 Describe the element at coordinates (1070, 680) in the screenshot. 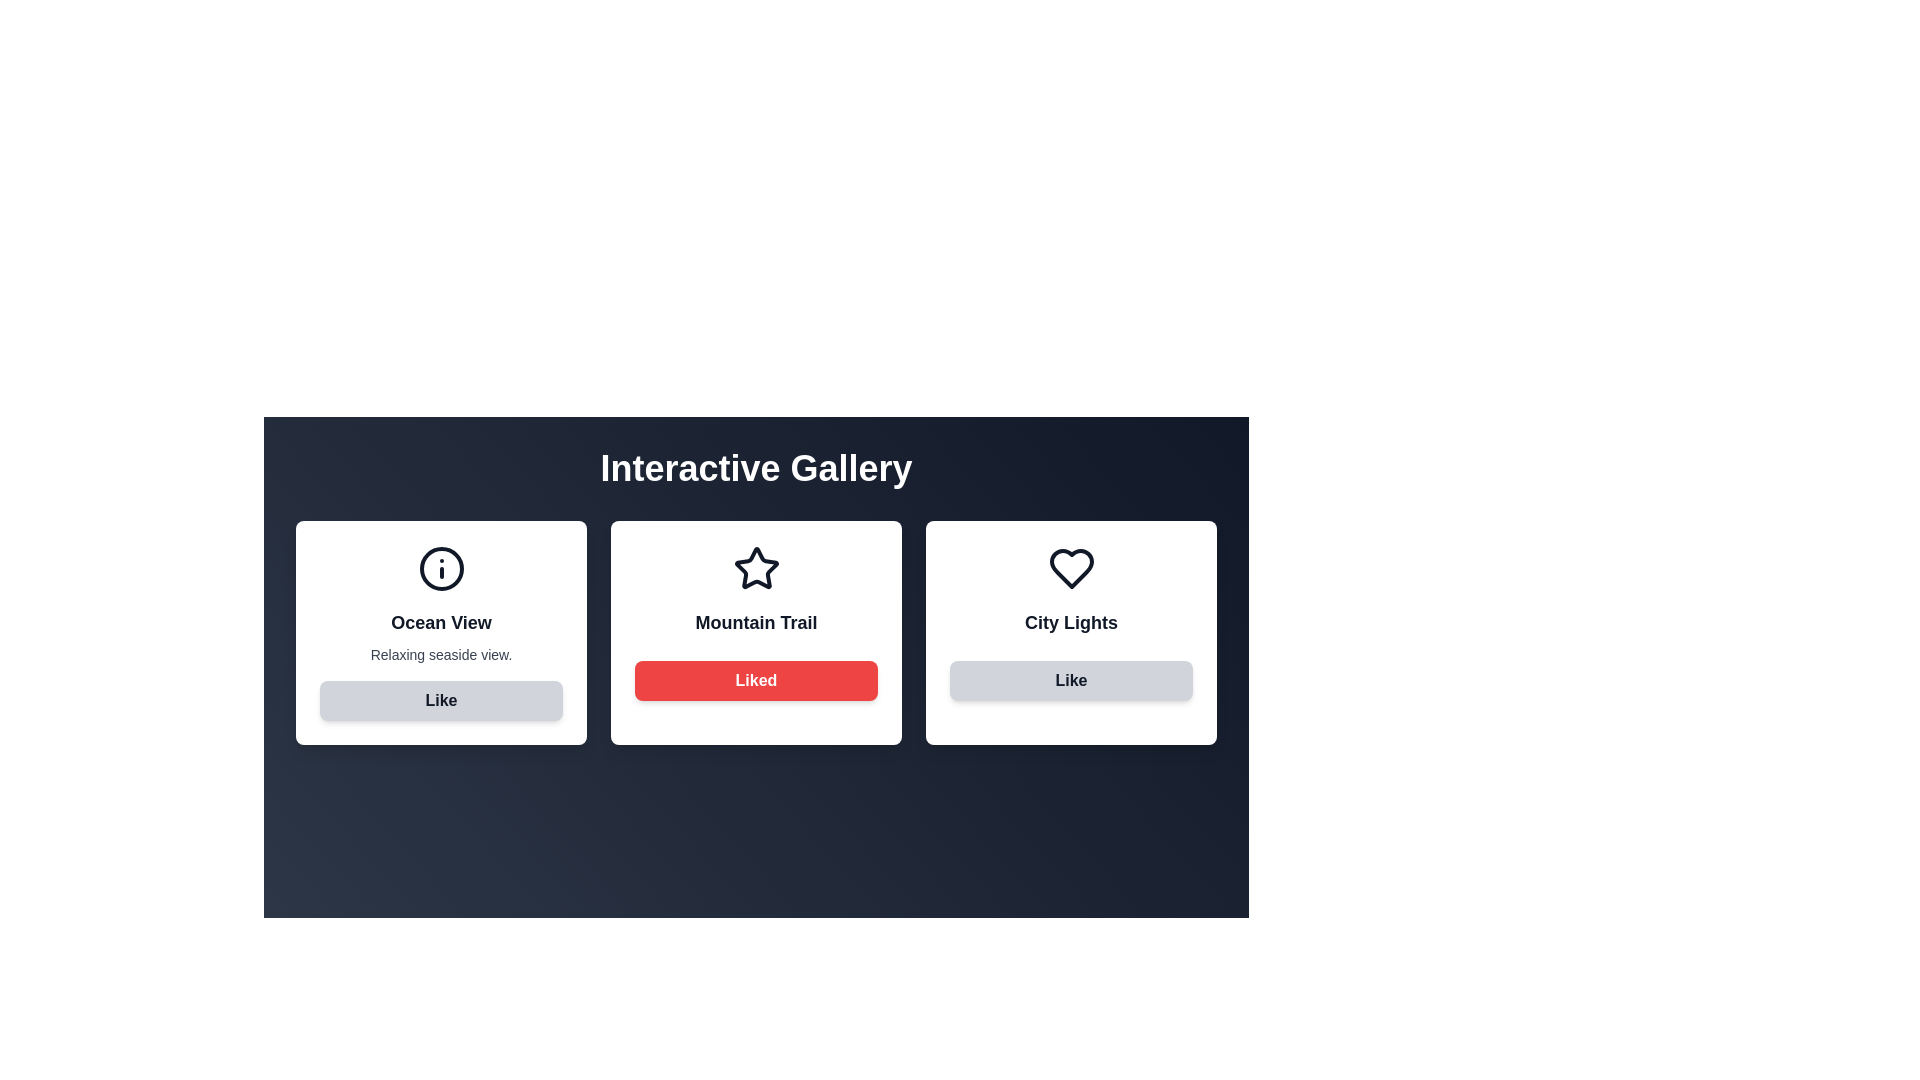

I see `the 'Like' button located at the bottom of the 'City Lights' card` at that location.